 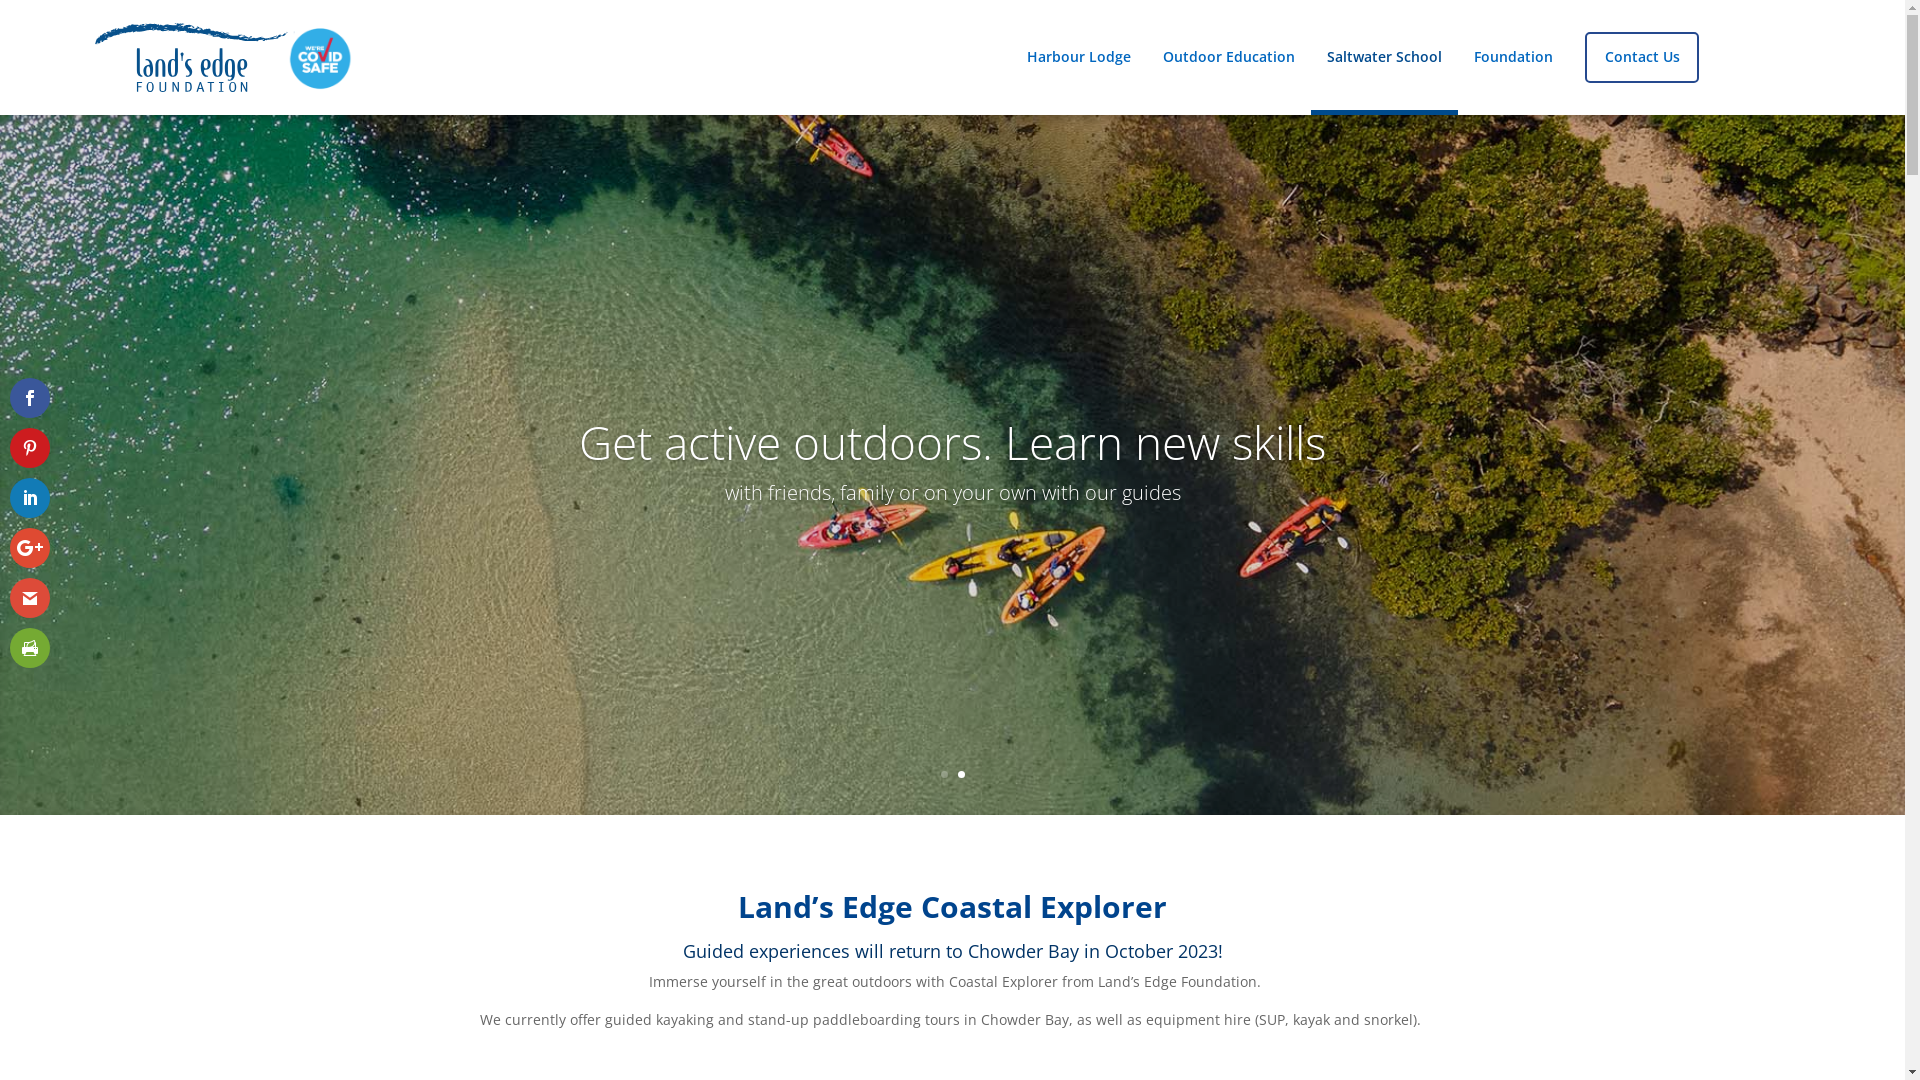 I want to click on '1', so click(x=942, y=773).